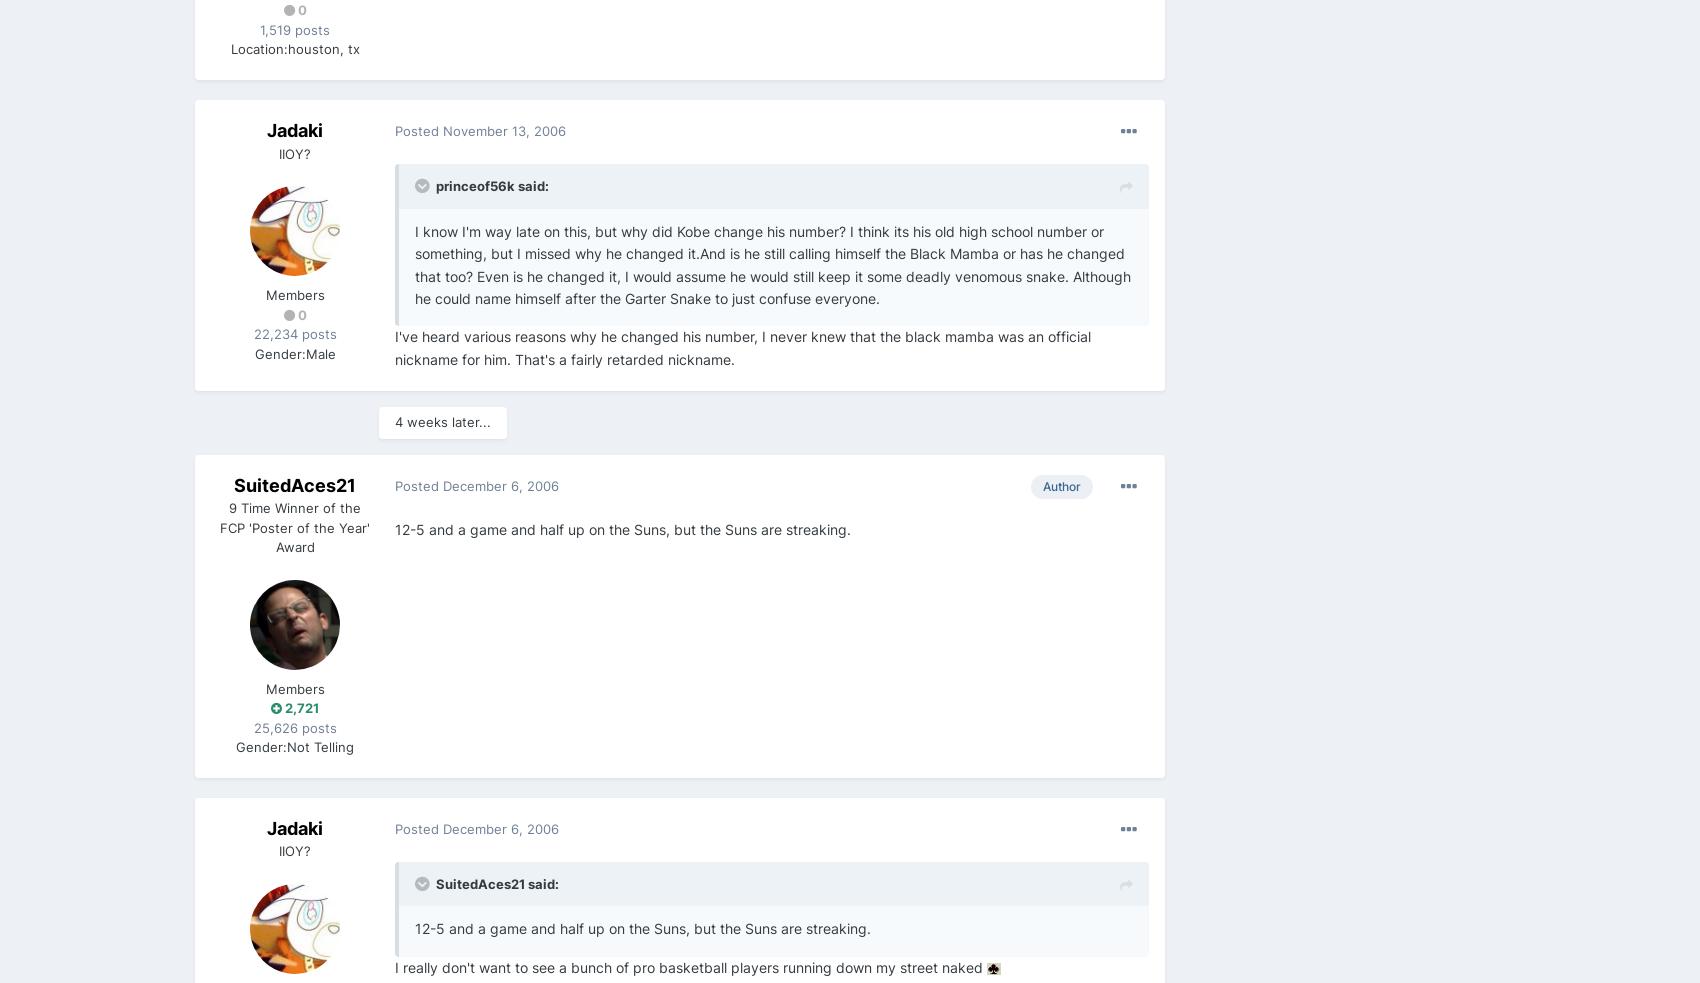 The height and width of the screenshot is (983, 1700). What do you see at coordinates (319, 745) in the screenshot?
I see `'Not Telling'` at bounding box center [319, 745].